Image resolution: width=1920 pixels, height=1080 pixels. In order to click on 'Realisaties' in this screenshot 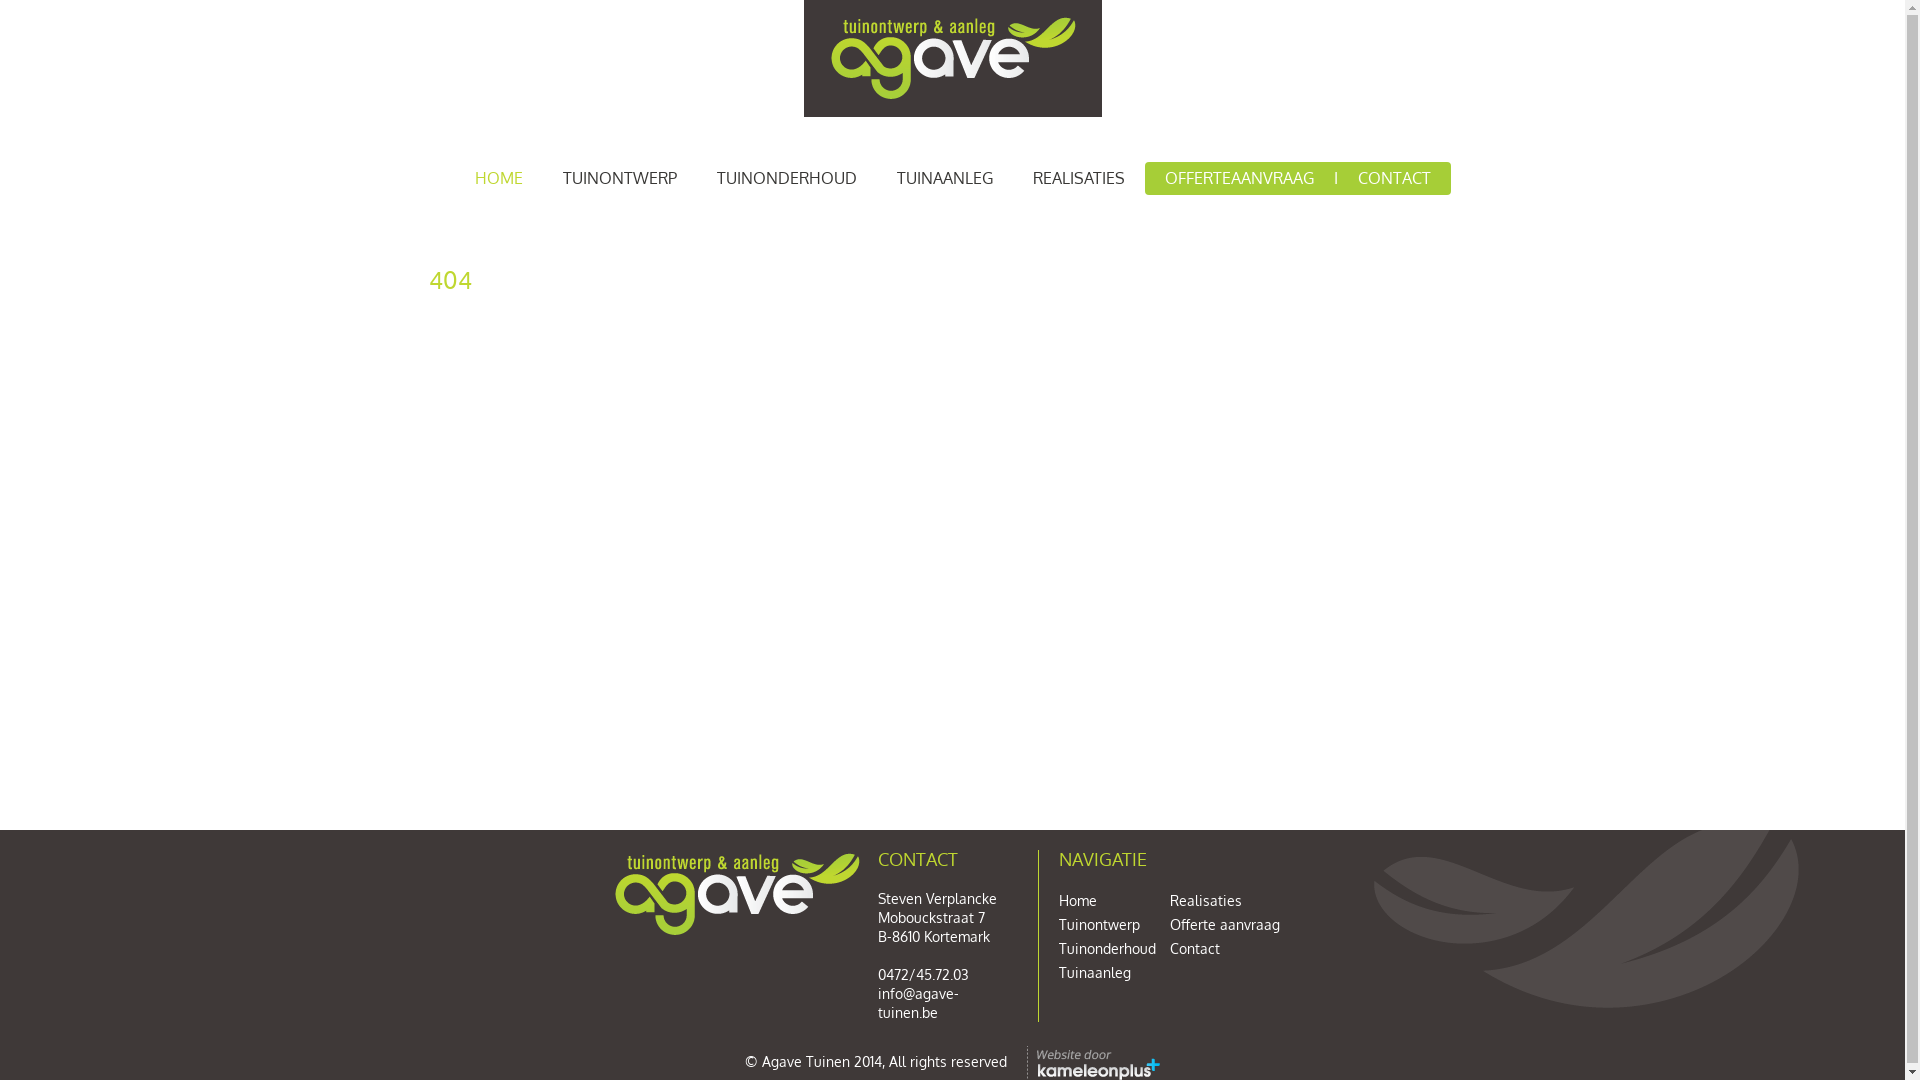, I will do `click(1204, 900)`.